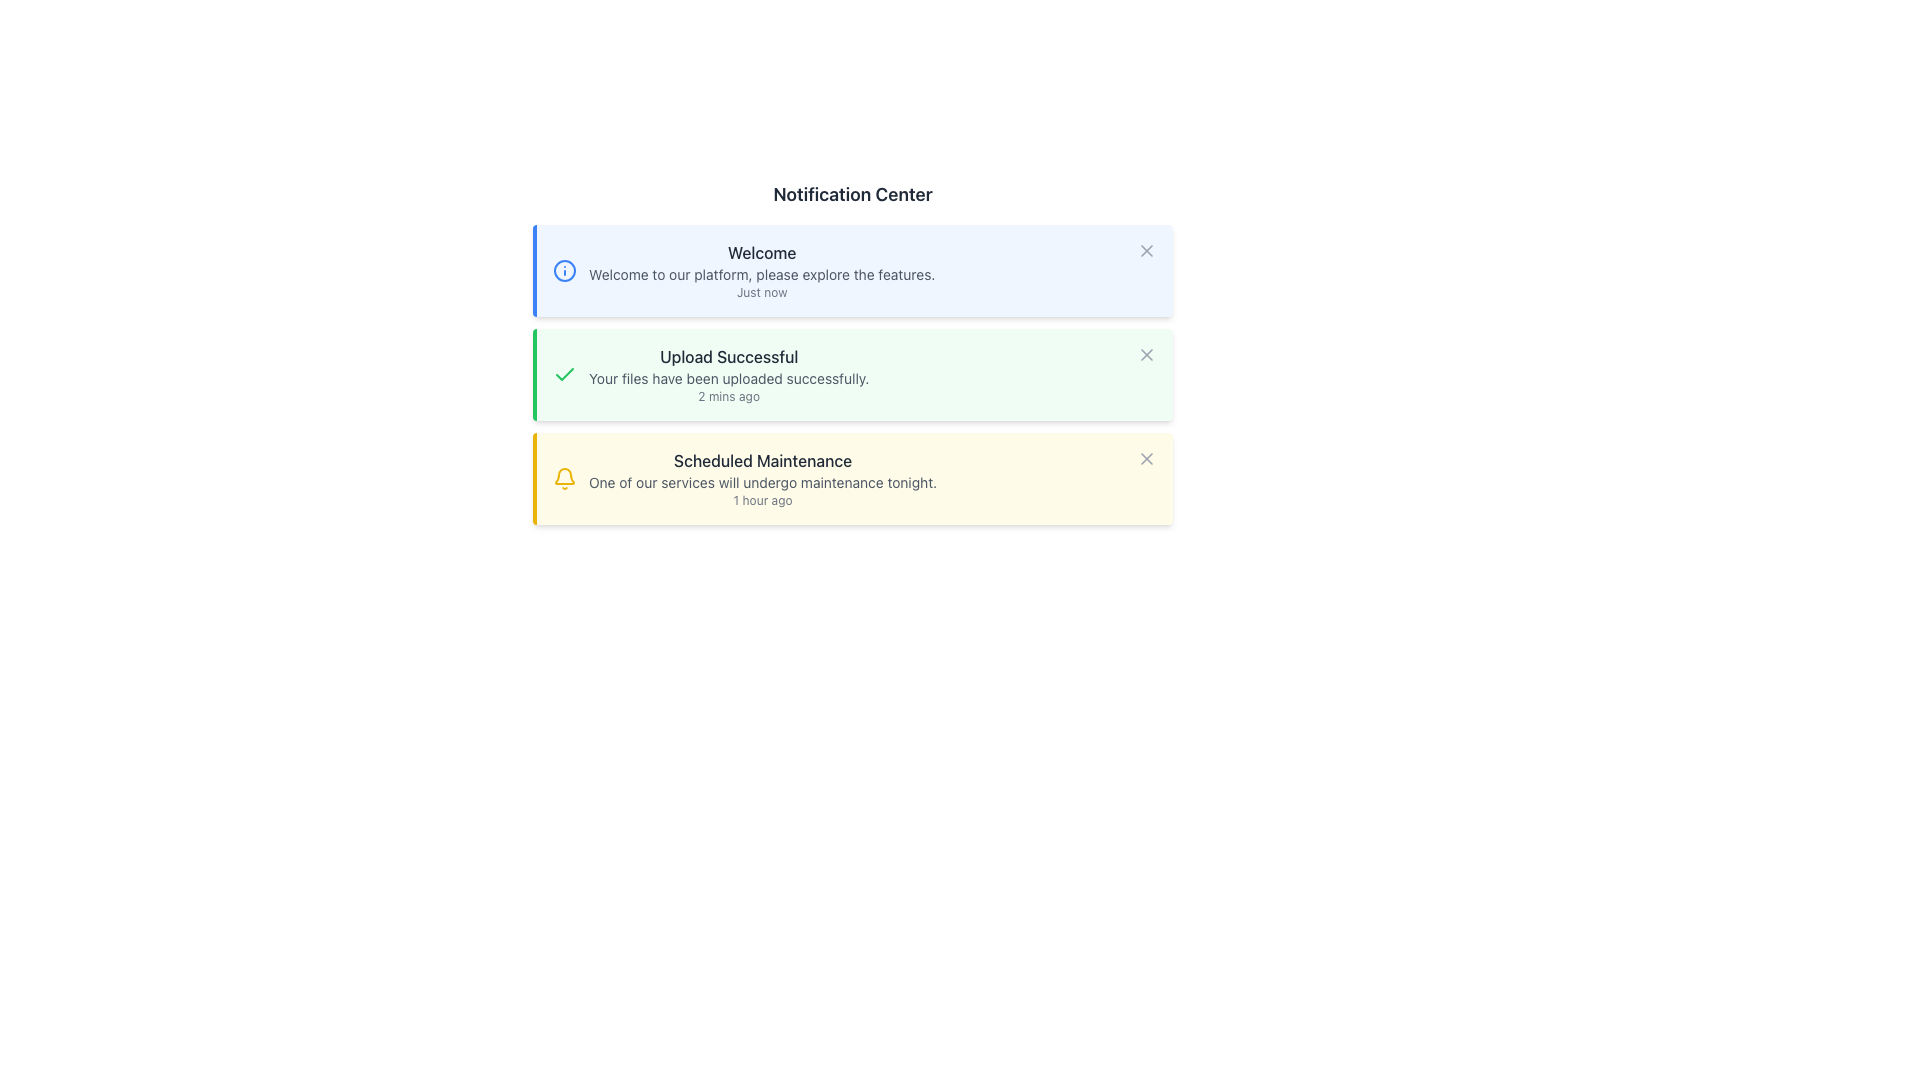 This screenshot has width=1920, height=1080. What do you see at coordinates (728, 374) in the screenshot?
I see `information displayed on the second Notification Card in the Notification Center, which confirms the successful upload of files` at bounding box center [728, 374].